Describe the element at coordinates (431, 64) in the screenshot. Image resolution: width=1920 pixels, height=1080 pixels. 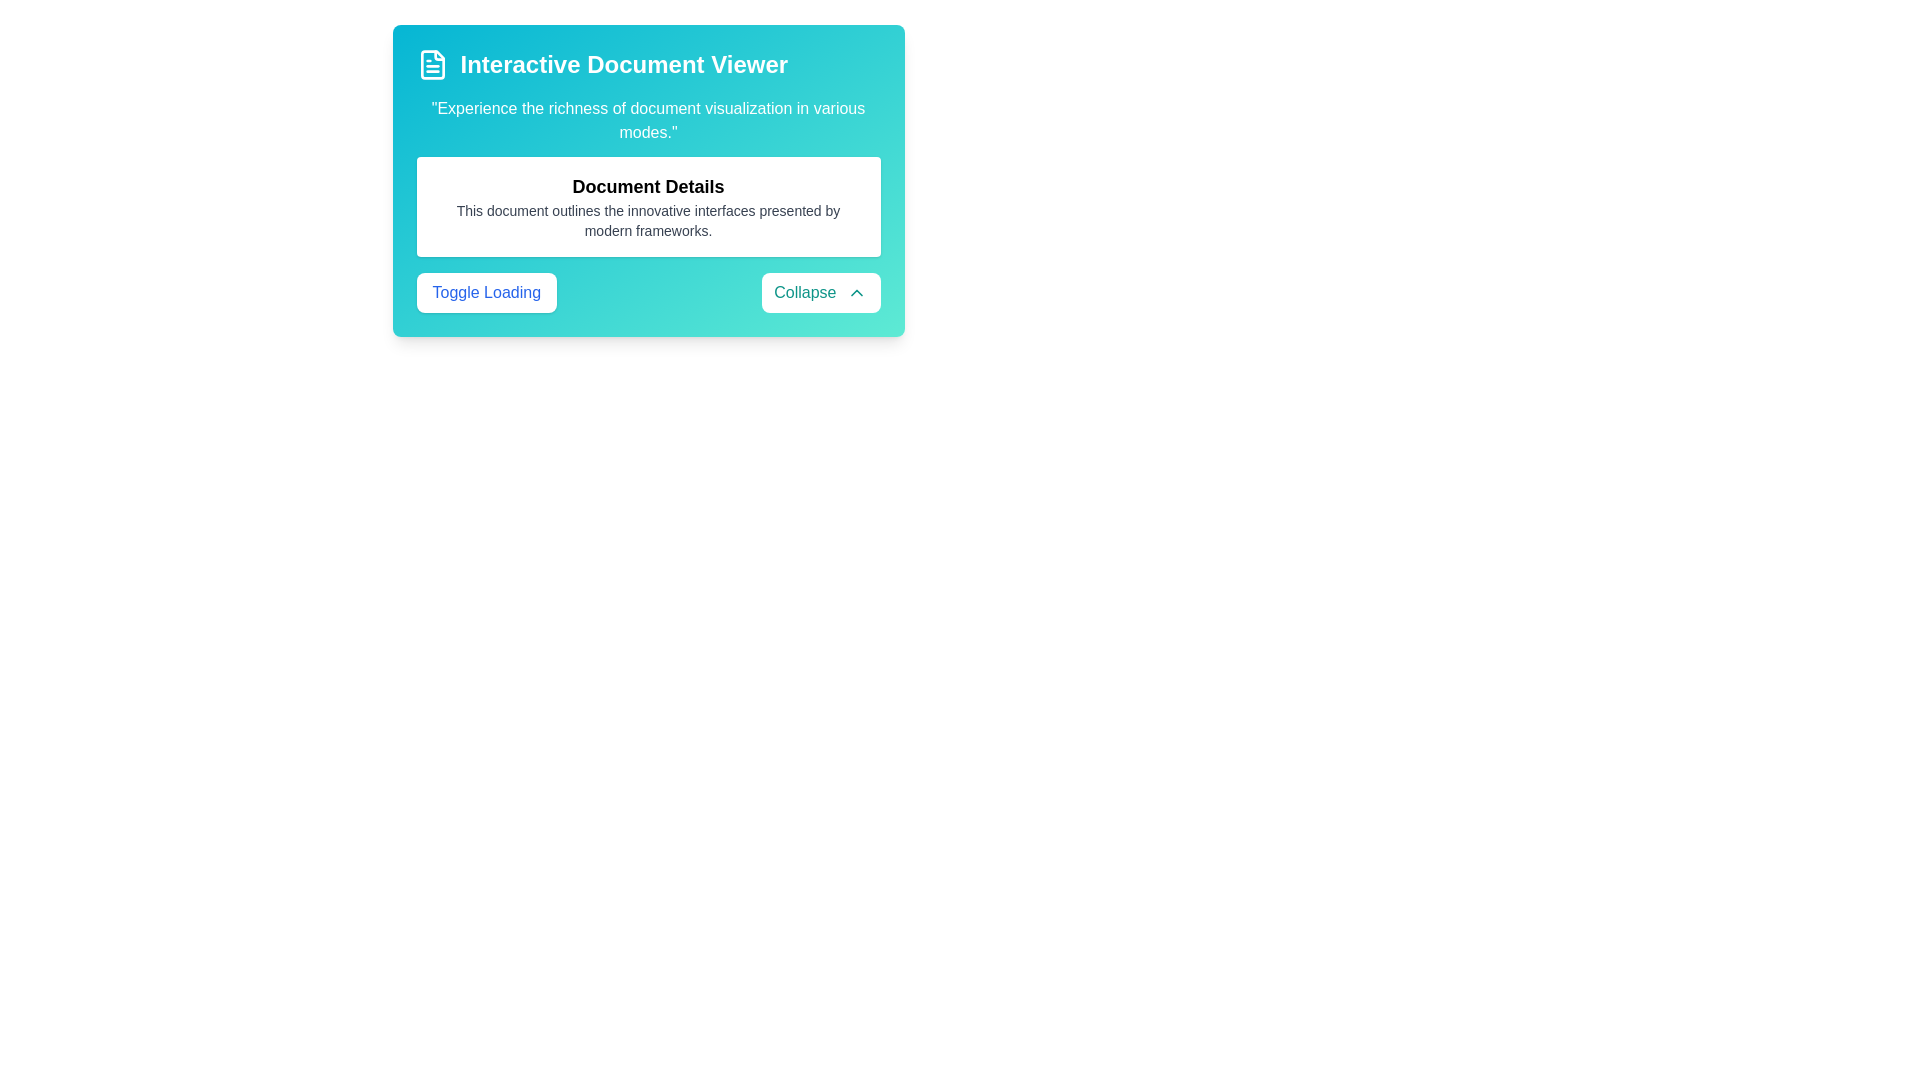
I see `the icon located to the immediate left of the 'Interactive Document Viewer' title in the top section of the card` at that location.